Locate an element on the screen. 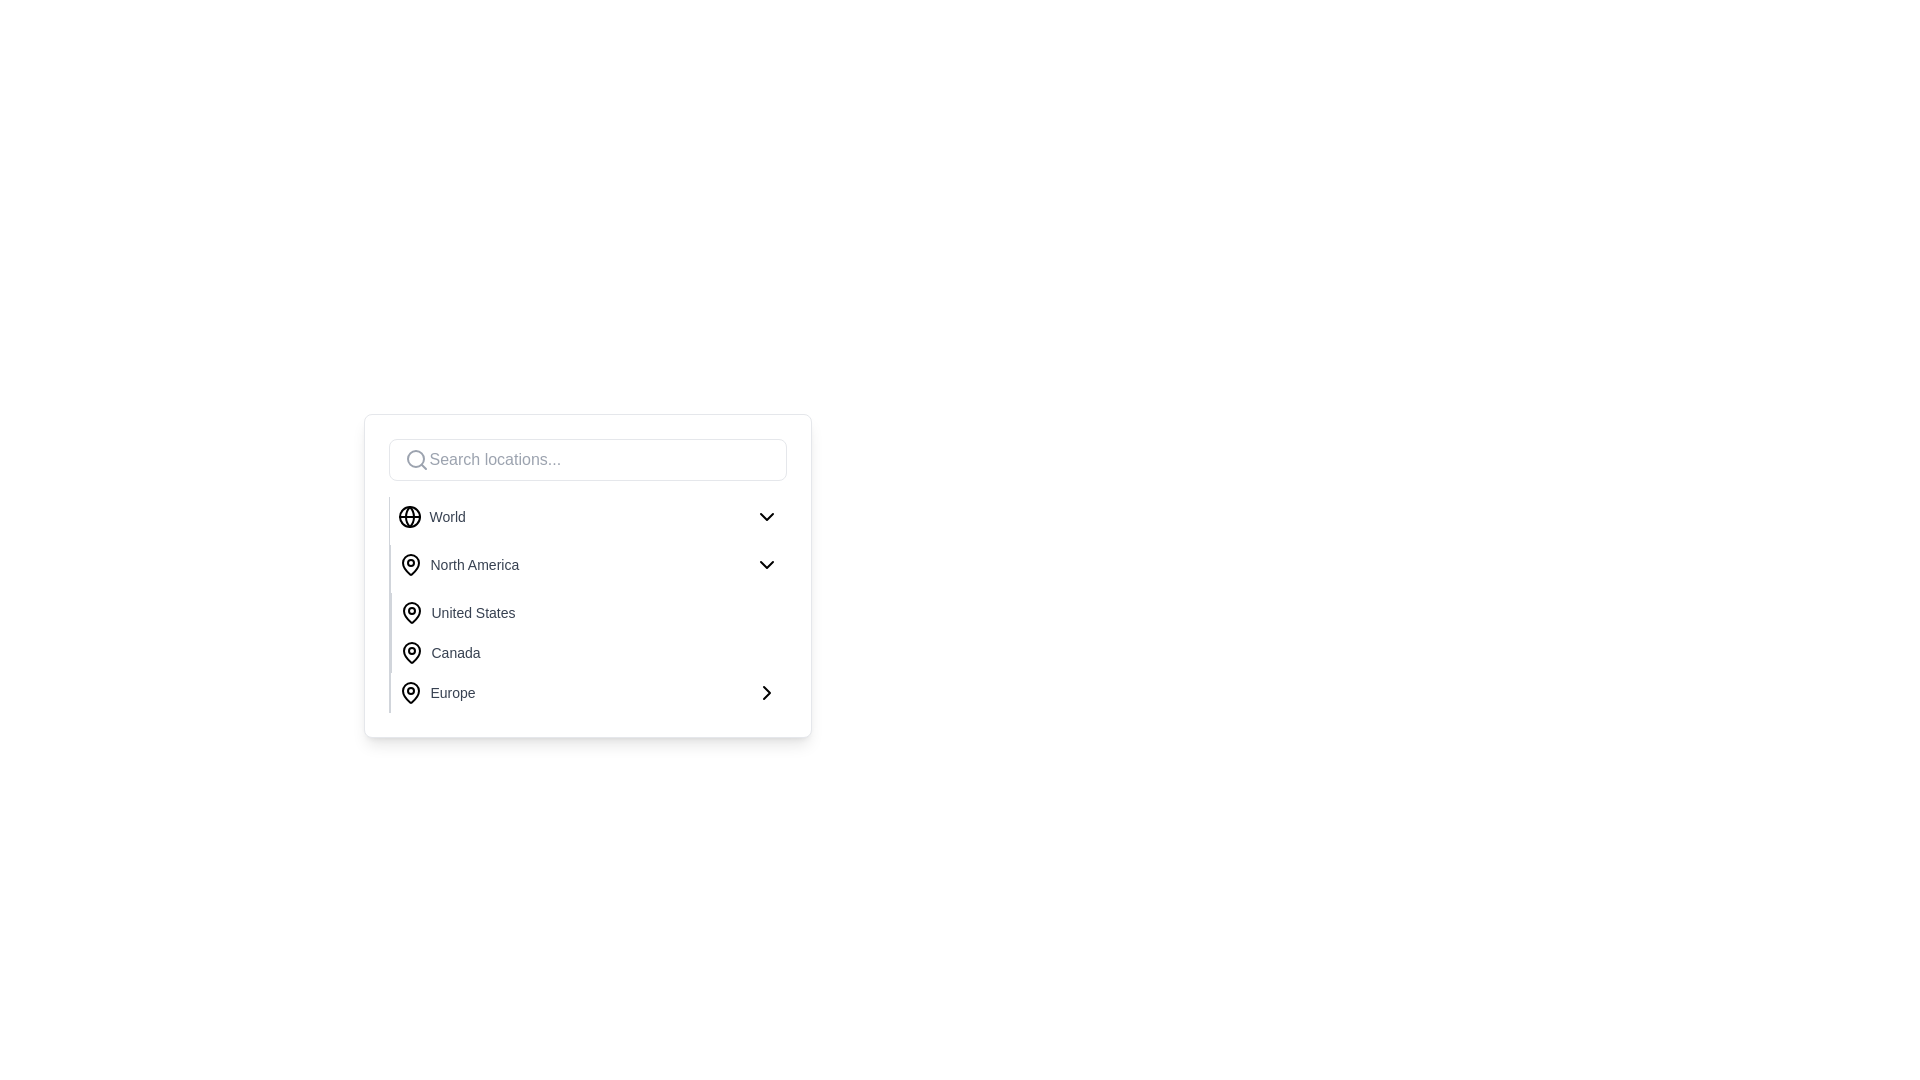 This screenshot has height=1080, width=1920. the map pin icon styled with a thin black outline located next to the text label 'Europe' in the fifth row of the dropdown menu list is located at coordinates (409, 692).